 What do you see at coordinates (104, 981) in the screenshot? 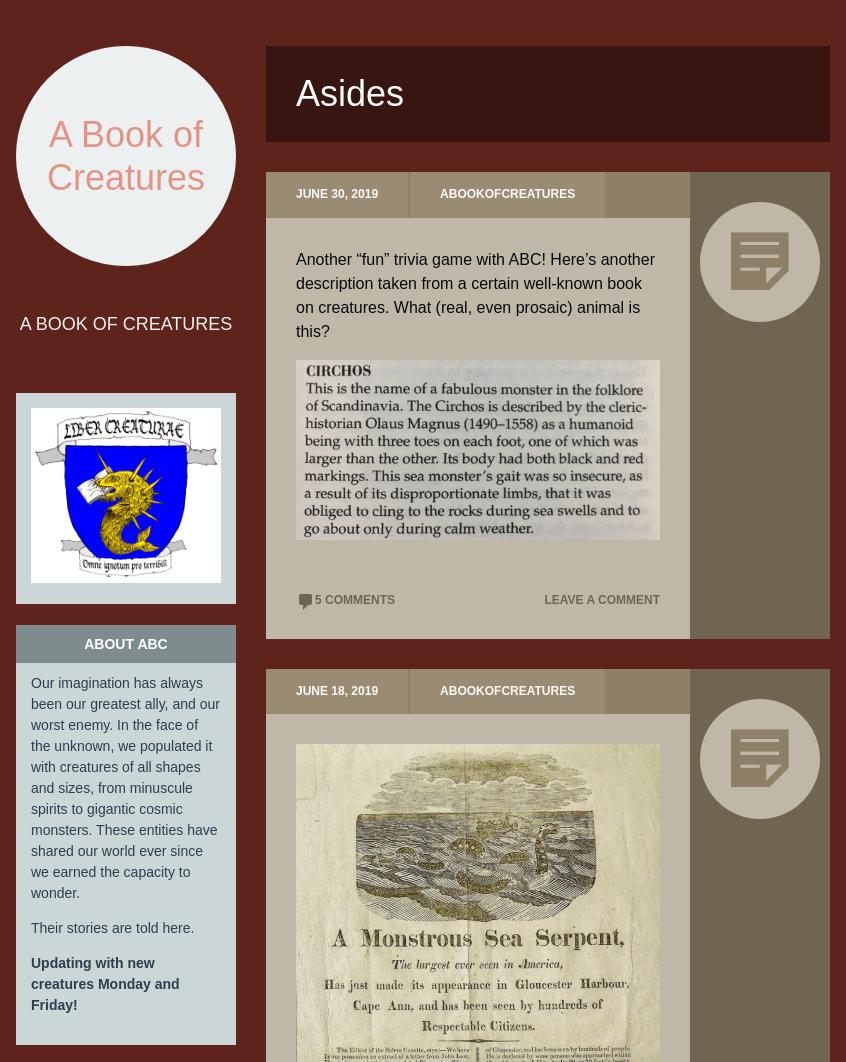
I see `'Updating with new creatures Monday and Friday!'` at bounding box center [104, 981].